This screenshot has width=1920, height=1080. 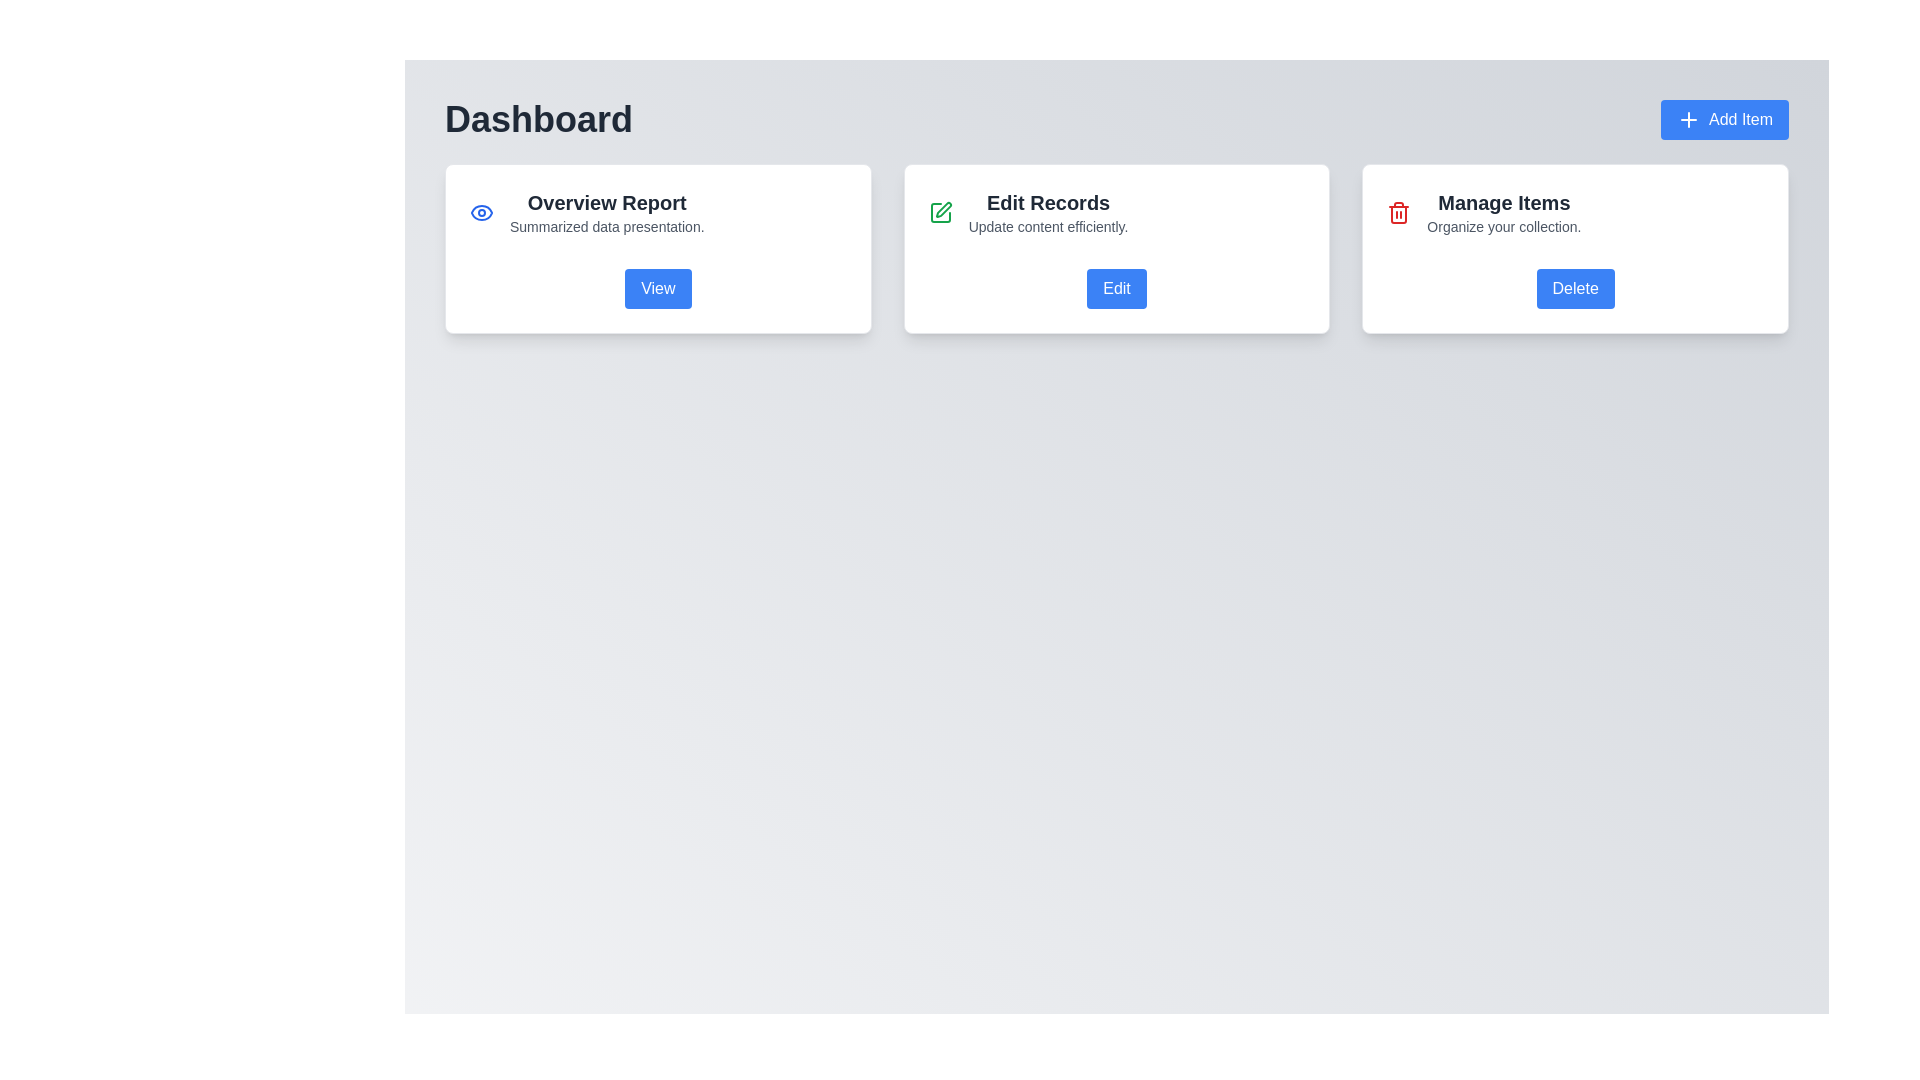 What do you see at coordinates (1116, 289) in the screenshot?
I see `the button located at the center of the 'Edit Records' card` at bounding box center [1116, 289].